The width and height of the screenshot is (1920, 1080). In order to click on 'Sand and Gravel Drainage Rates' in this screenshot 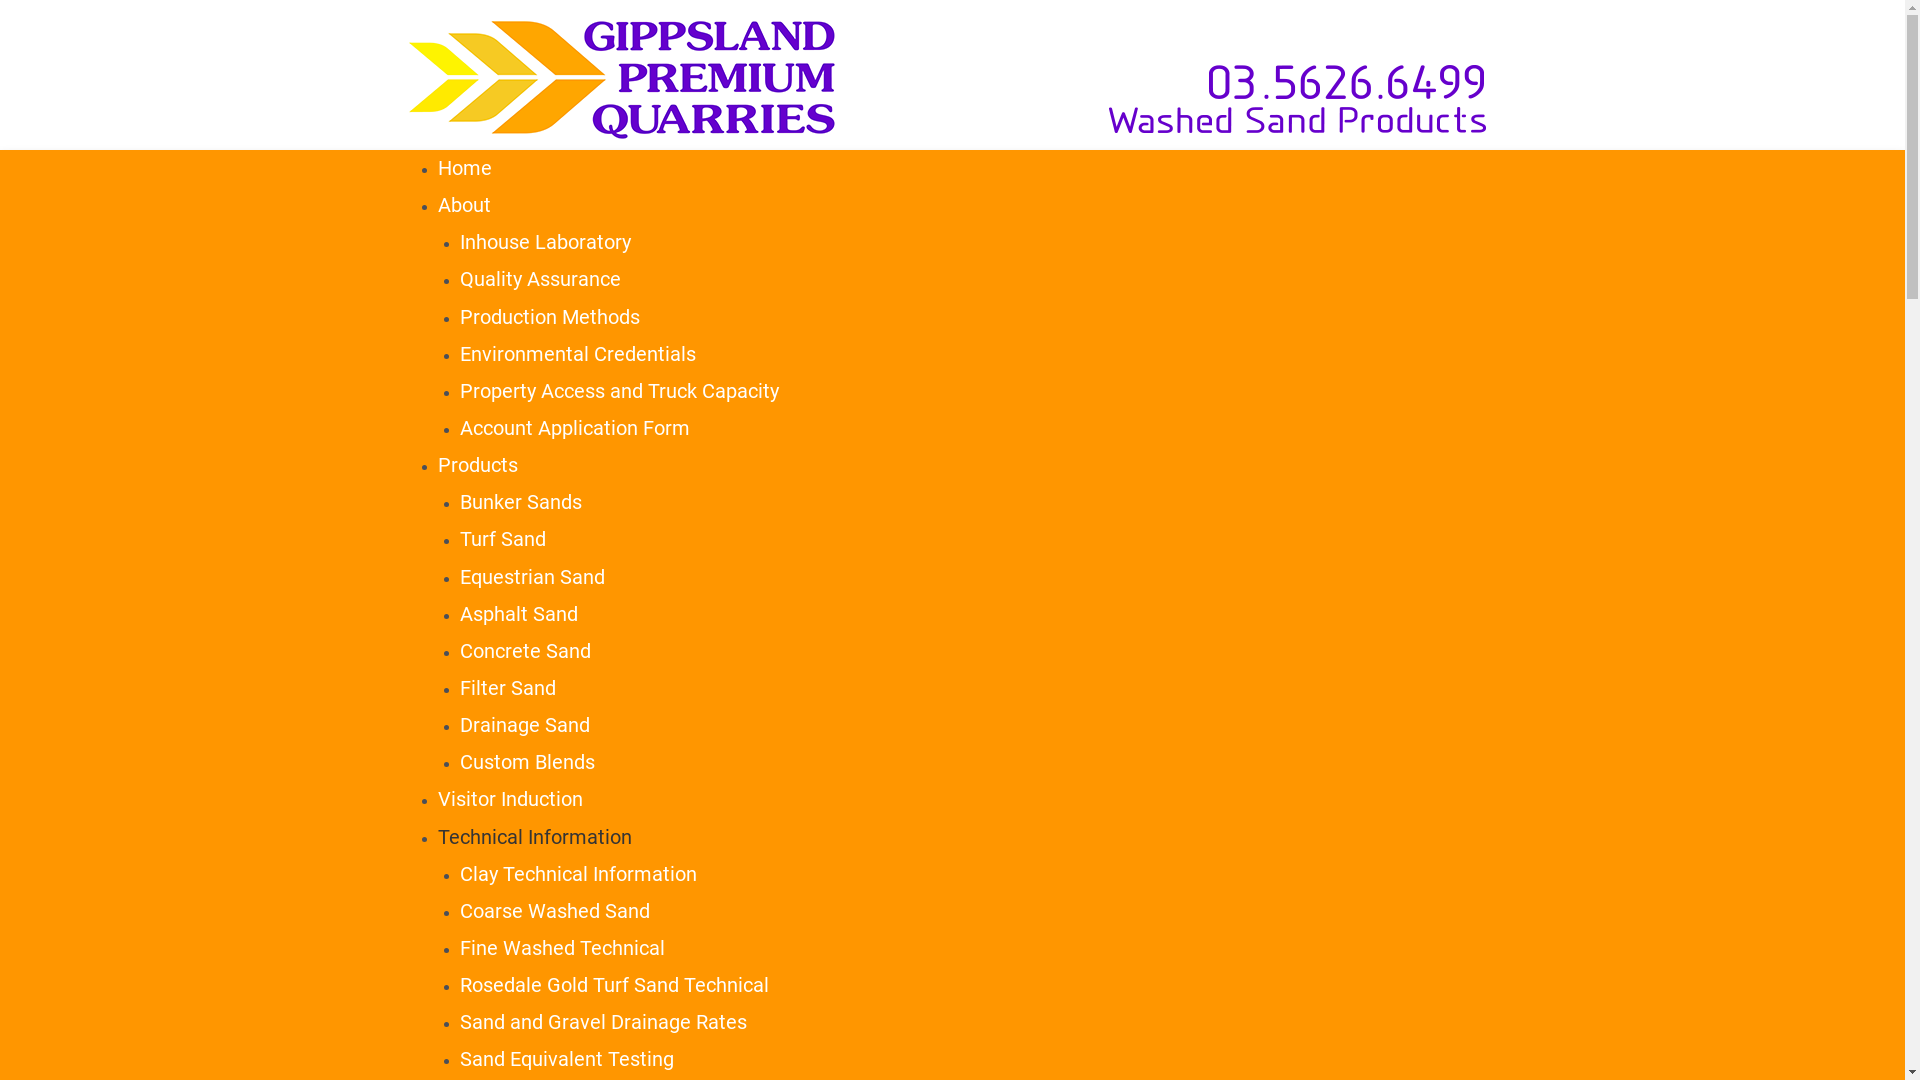, I will do `click(602, 1022)`.